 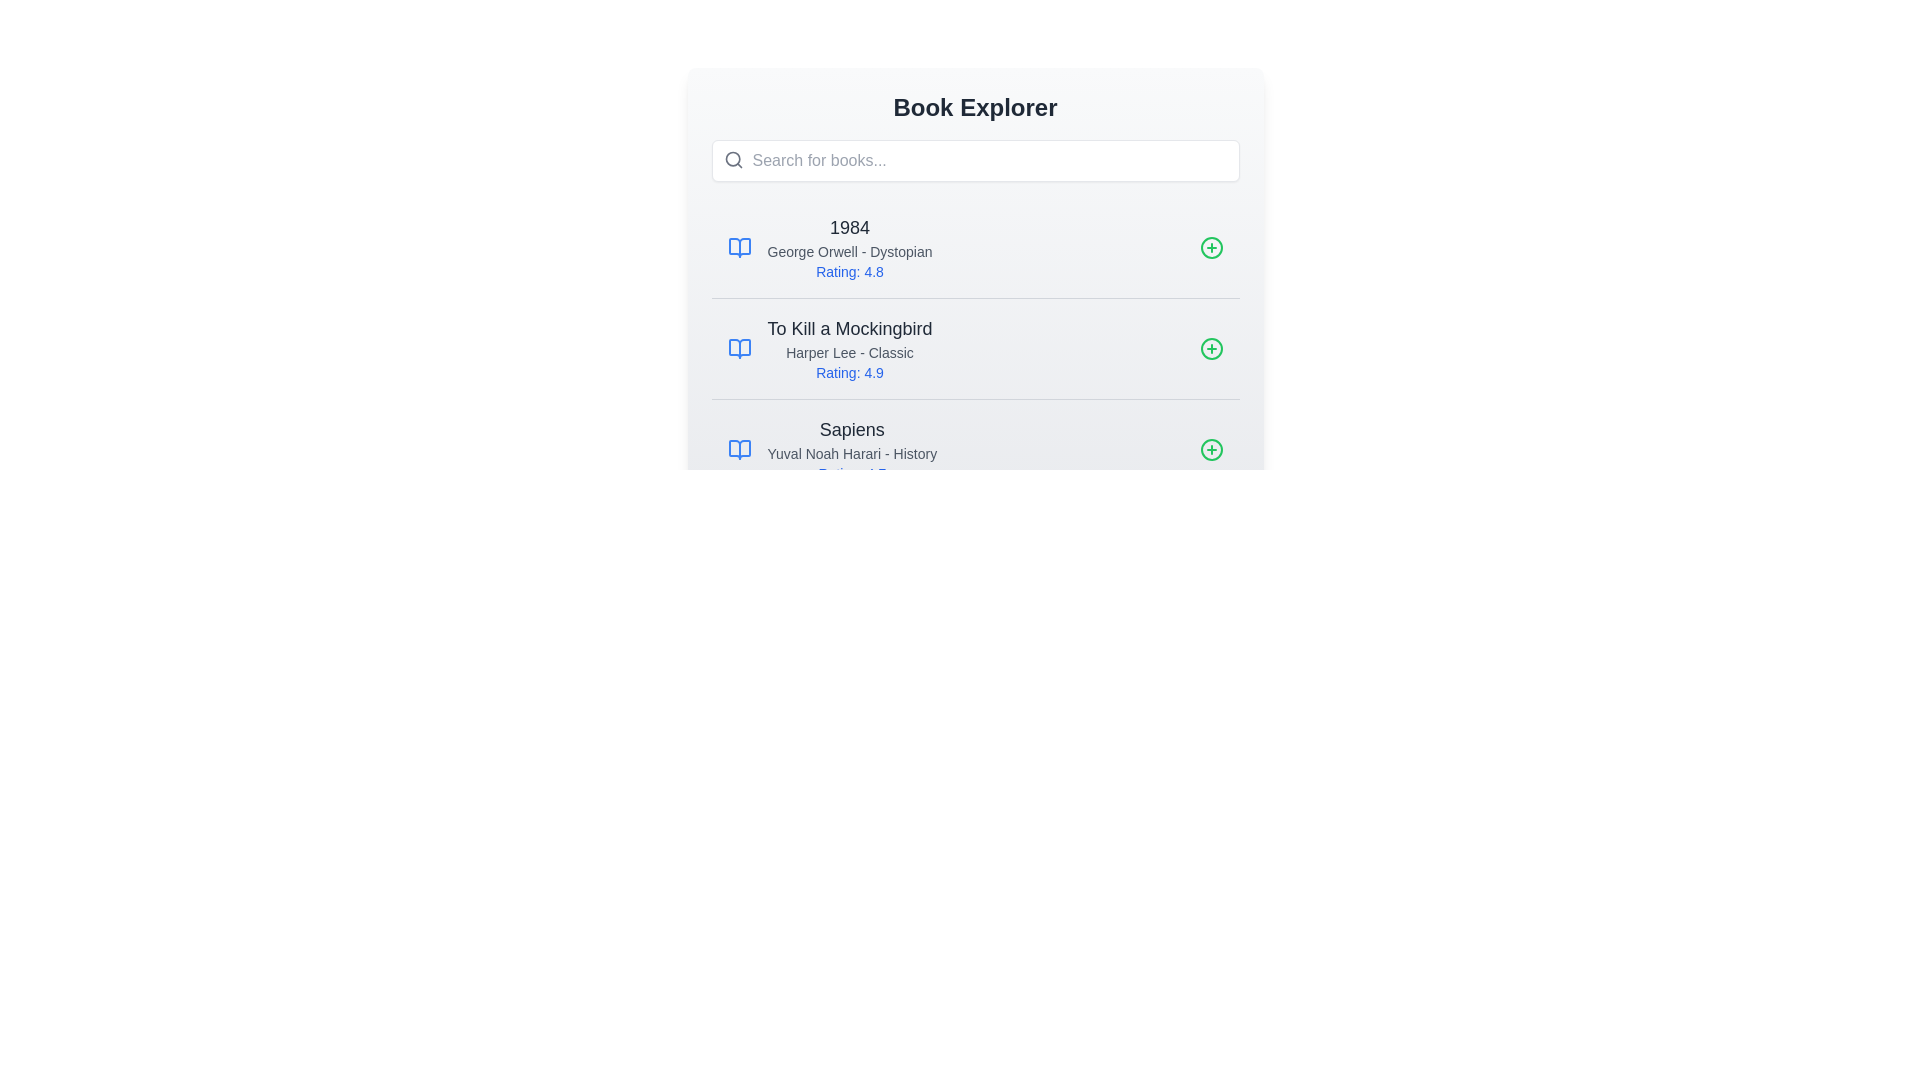 I want to click on the book icon SVG element located to the left of the text '1984', so click(x=738, y=246).